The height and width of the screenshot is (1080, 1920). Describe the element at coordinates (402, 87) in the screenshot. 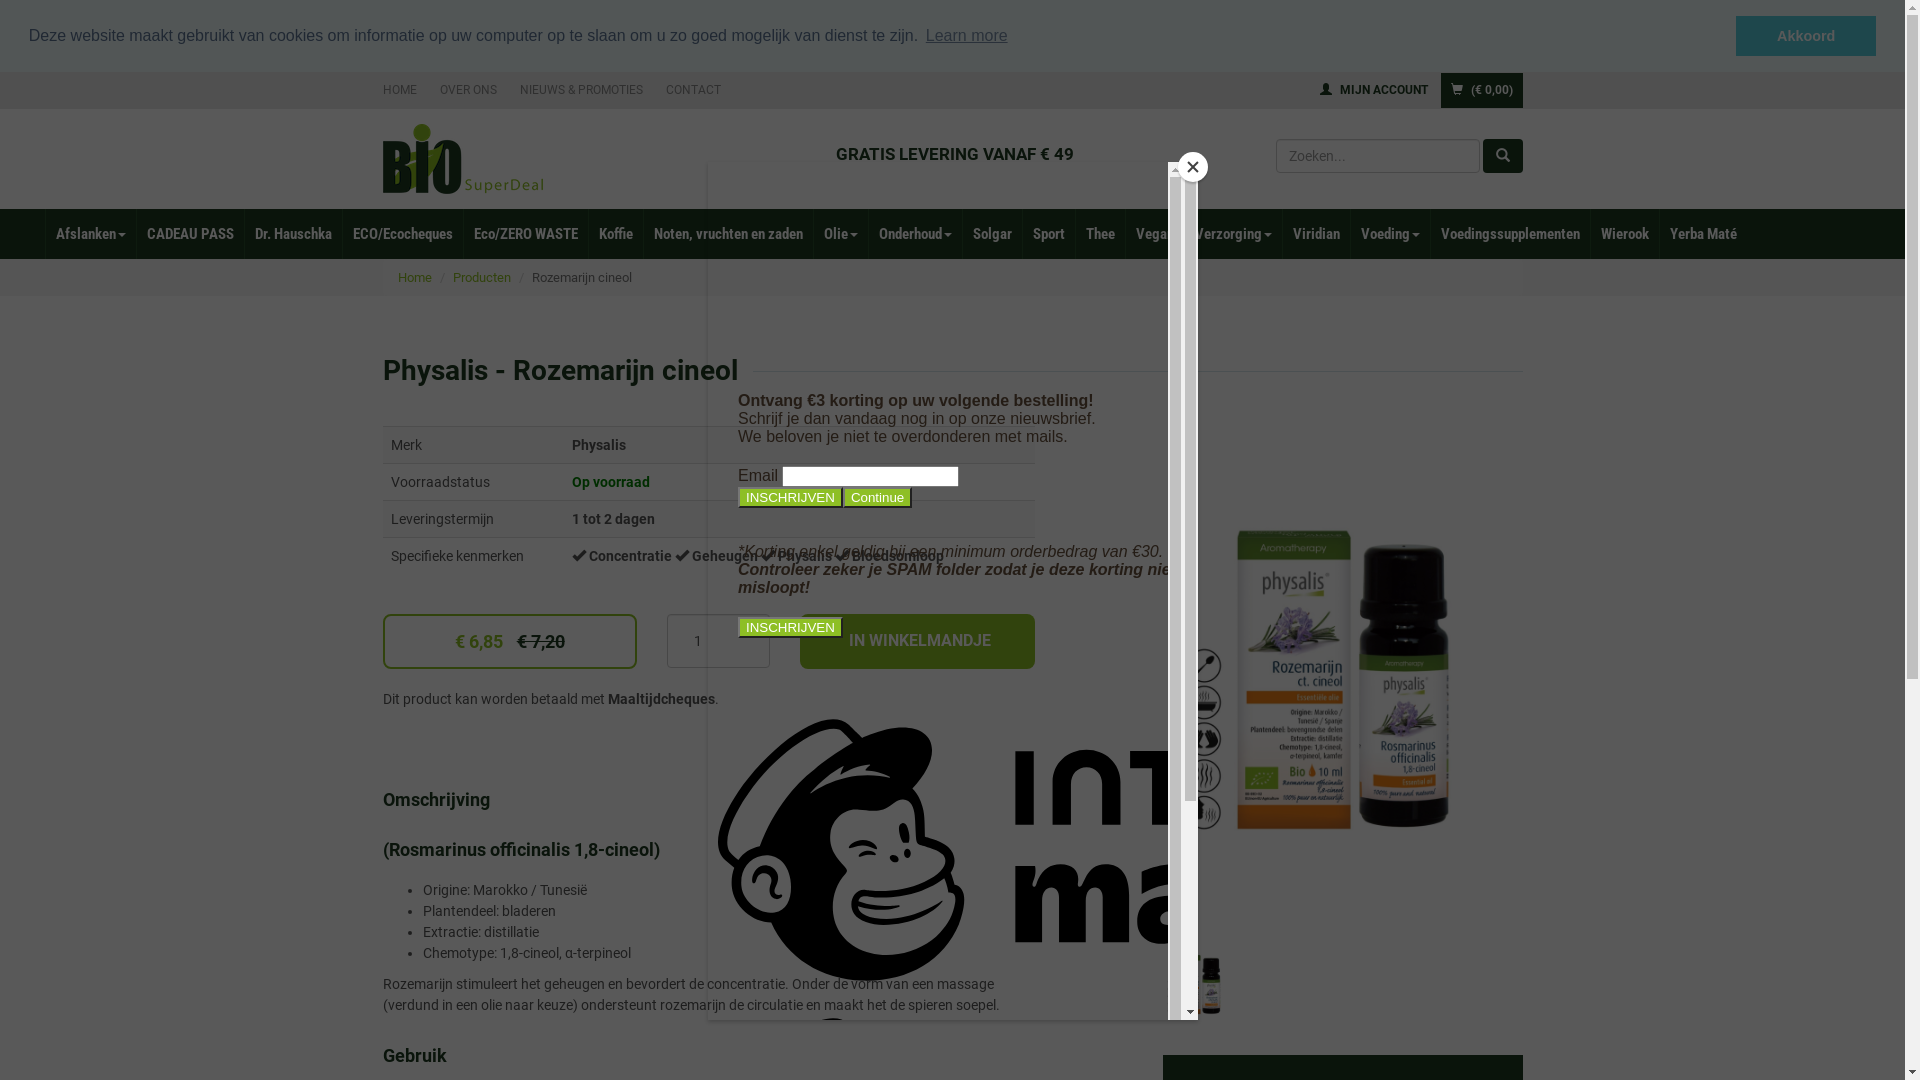

I see `'HOME'` at that location.